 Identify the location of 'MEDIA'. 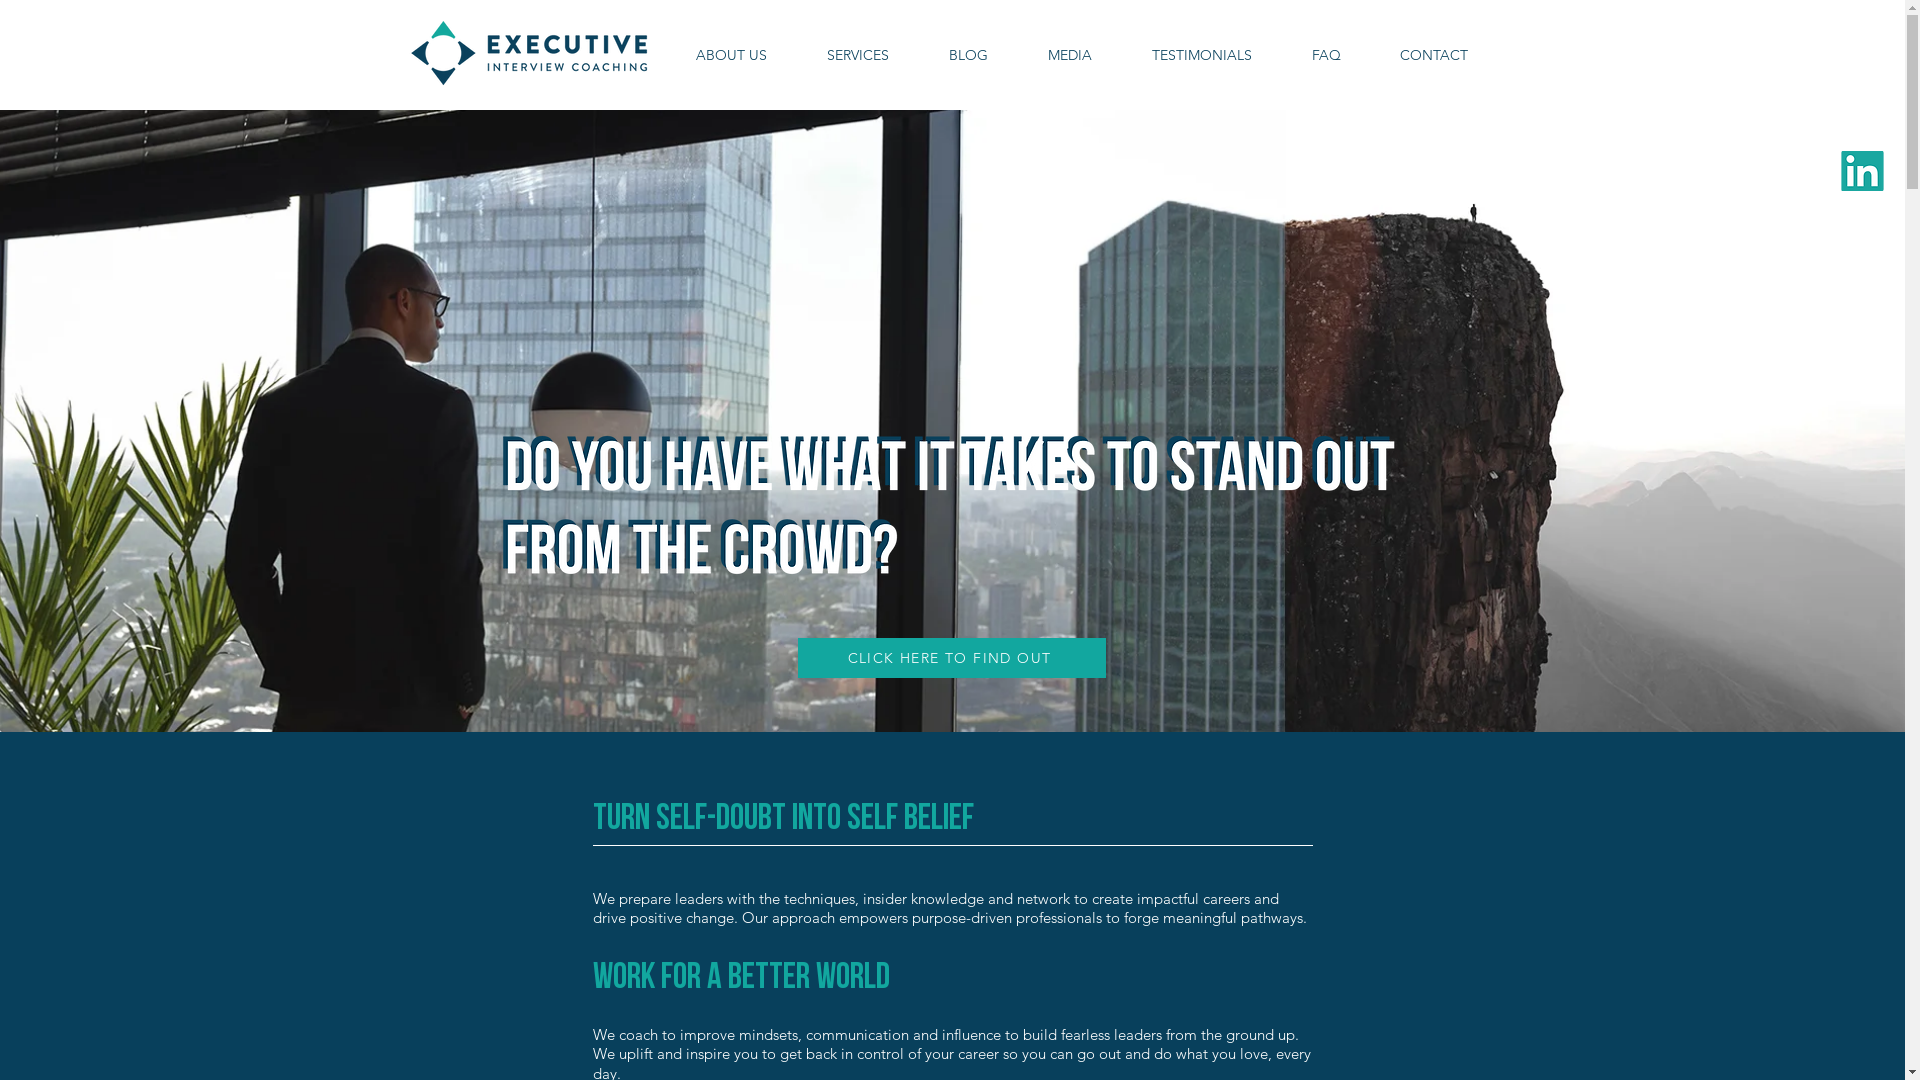
(1069, 53).